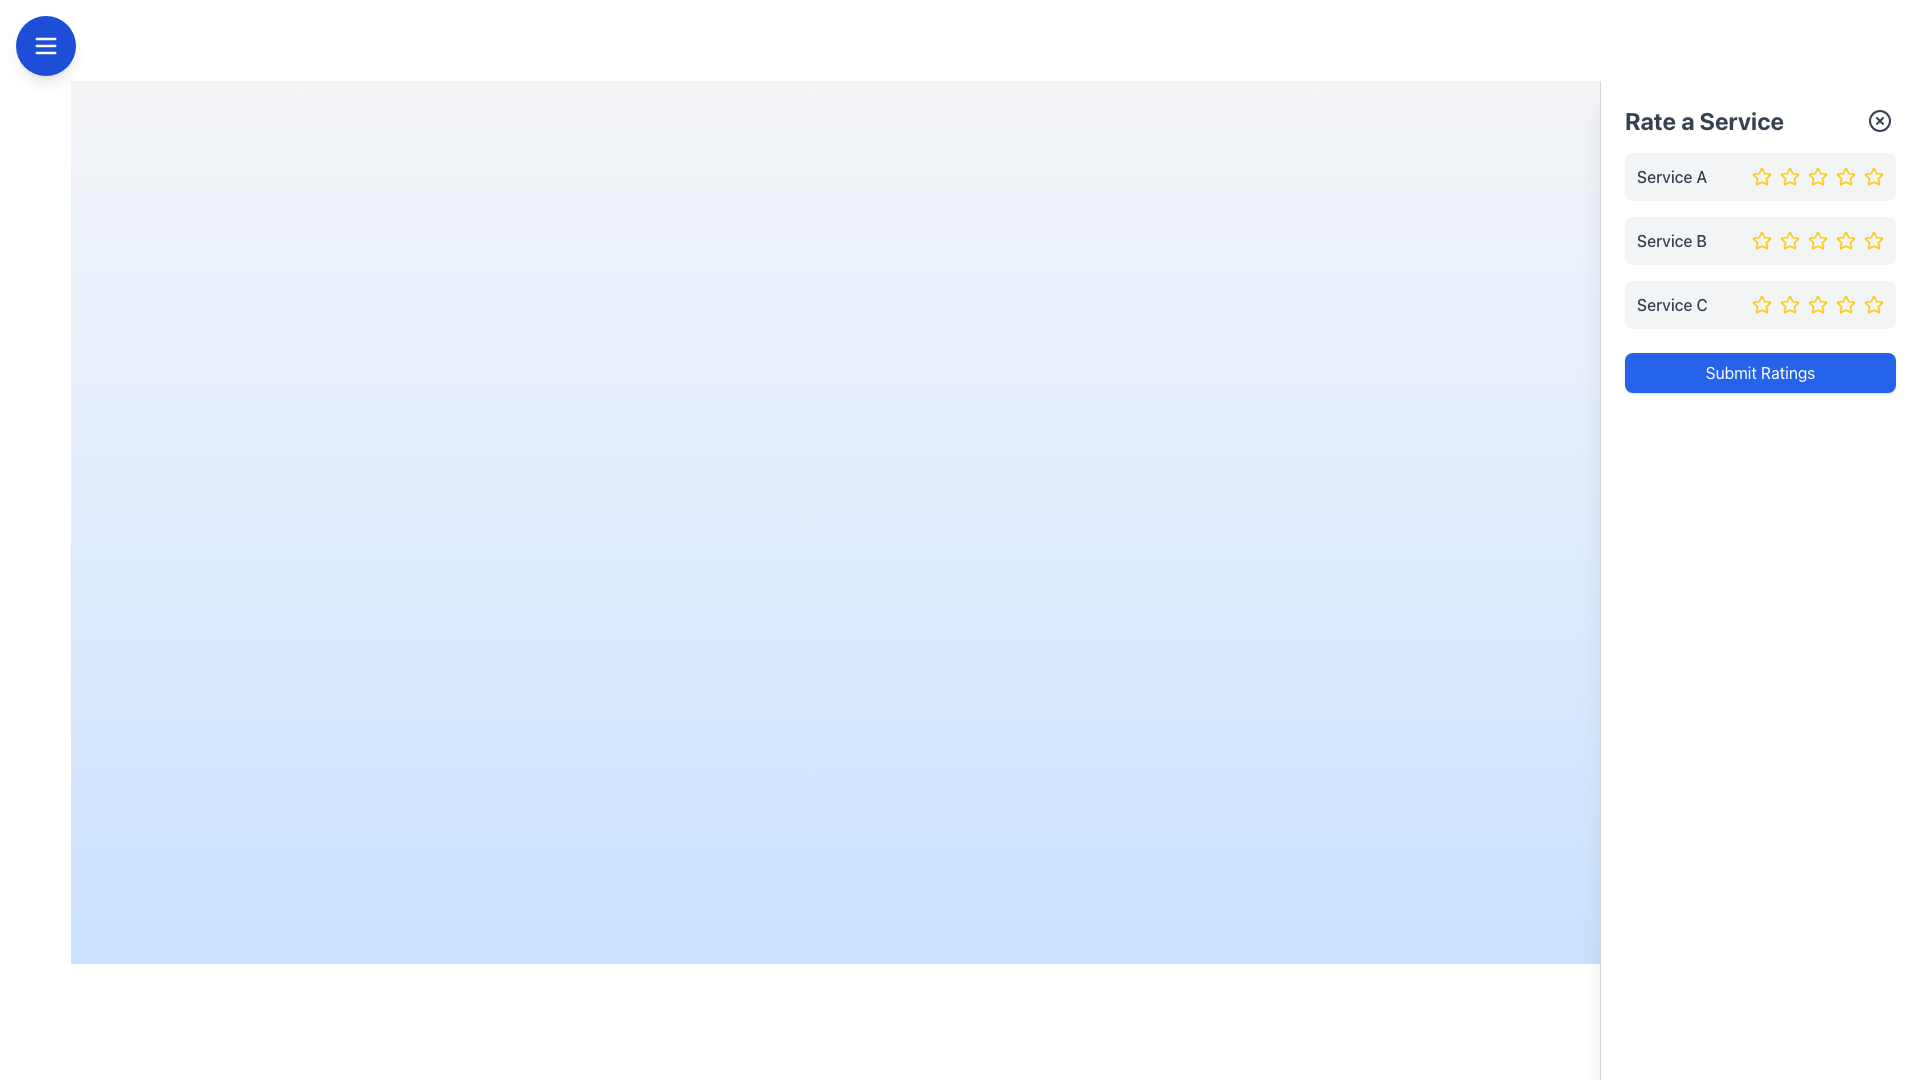  Describe the element at coordinates (1845, 239) in the screenshot. I see `the third star icon from the left in the rating row for 'Service B' in the 'Rate a Service' section` at that location.